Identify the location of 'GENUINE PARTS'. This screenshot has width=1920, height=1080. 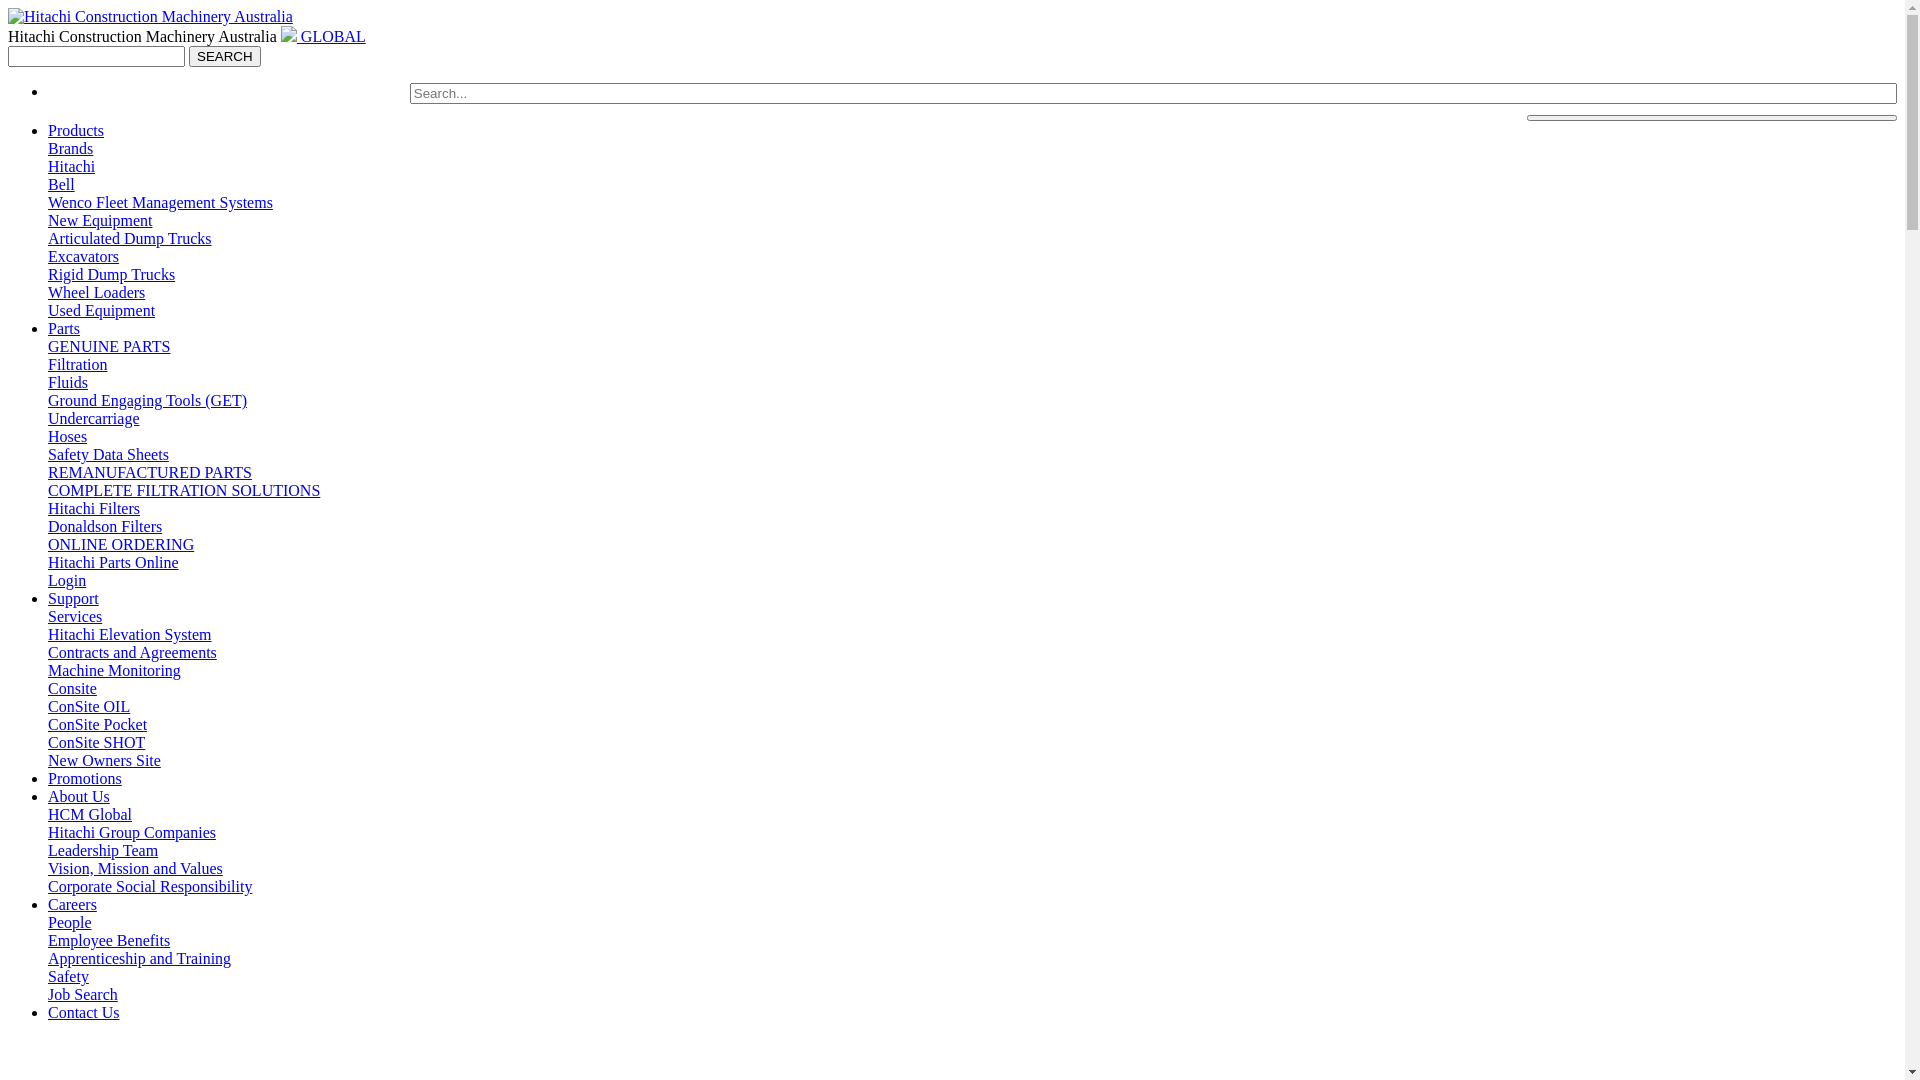
(108, 345).